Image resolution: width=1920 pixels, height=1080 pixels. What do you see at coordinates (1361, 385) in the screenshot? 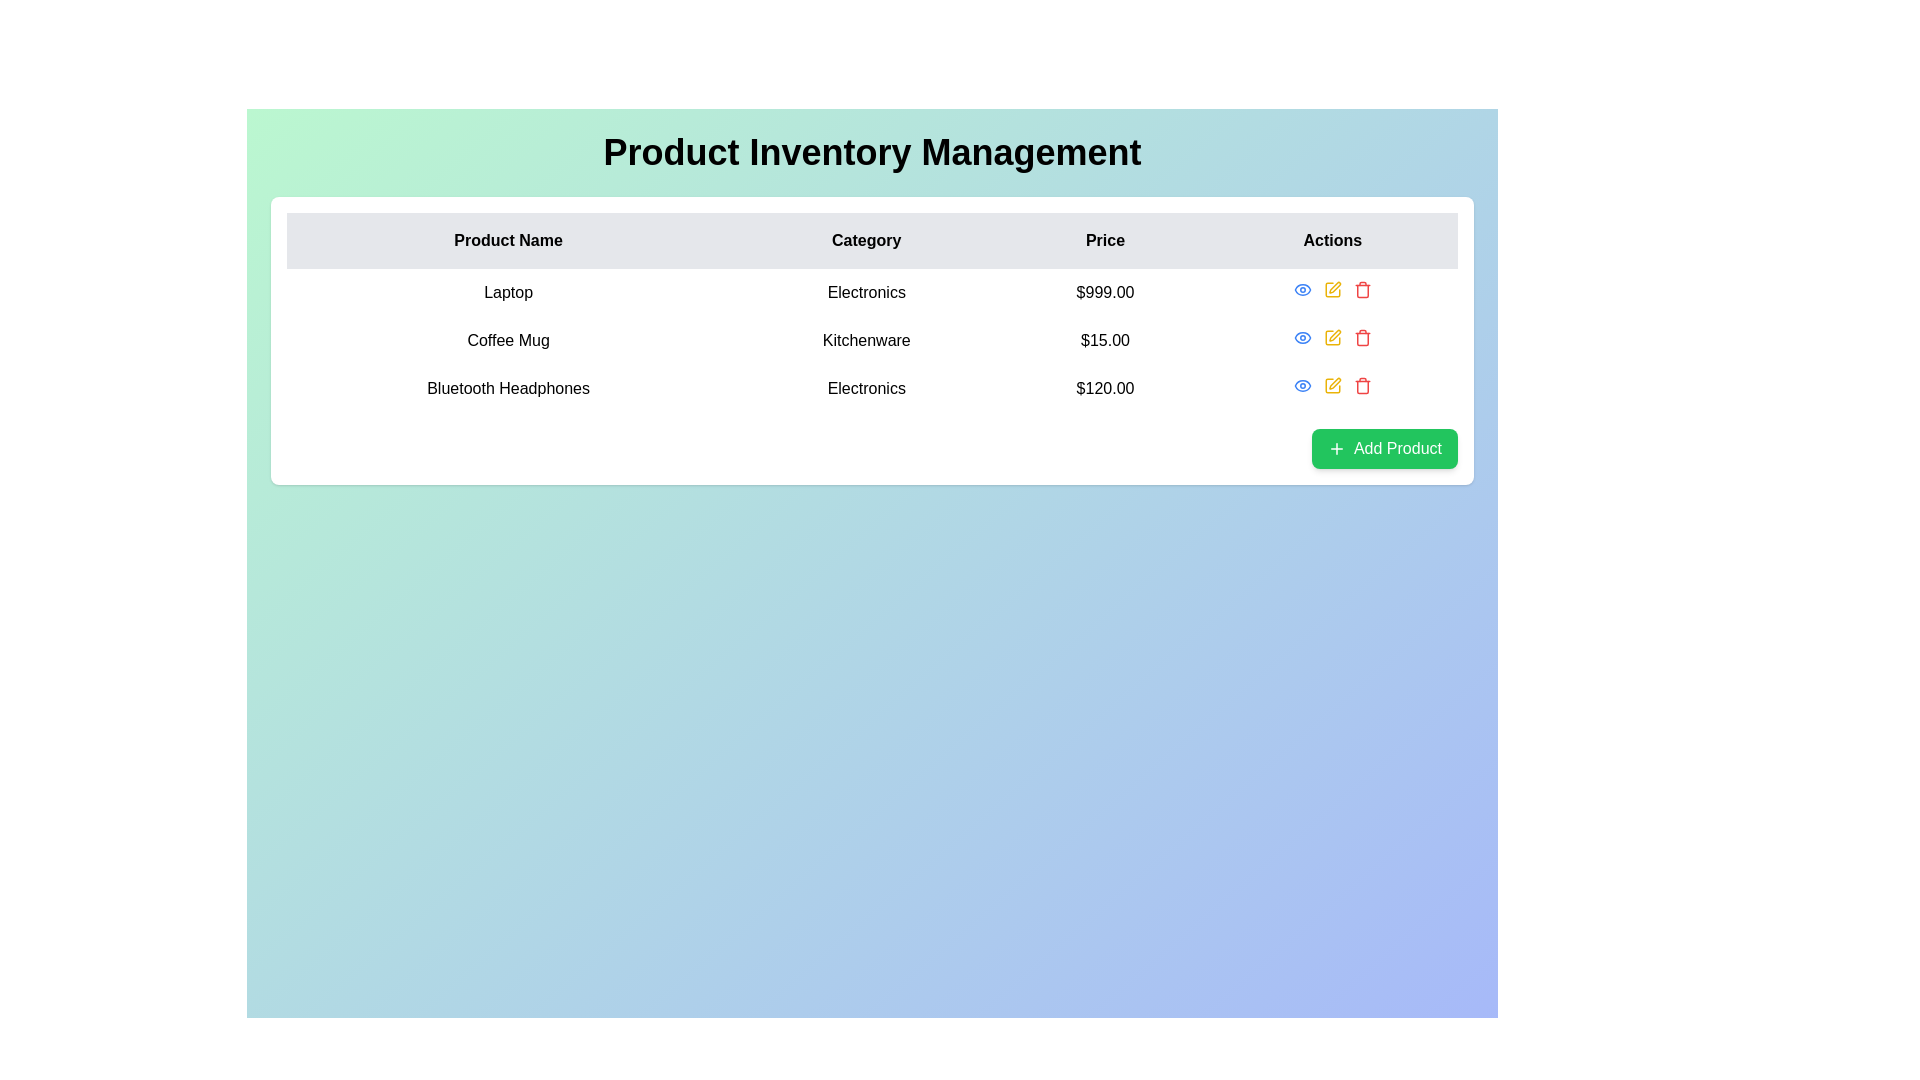
I see `the delete button icon located in the last column of the third row under the 'Actions' header` at bounding box center [1361, 385].